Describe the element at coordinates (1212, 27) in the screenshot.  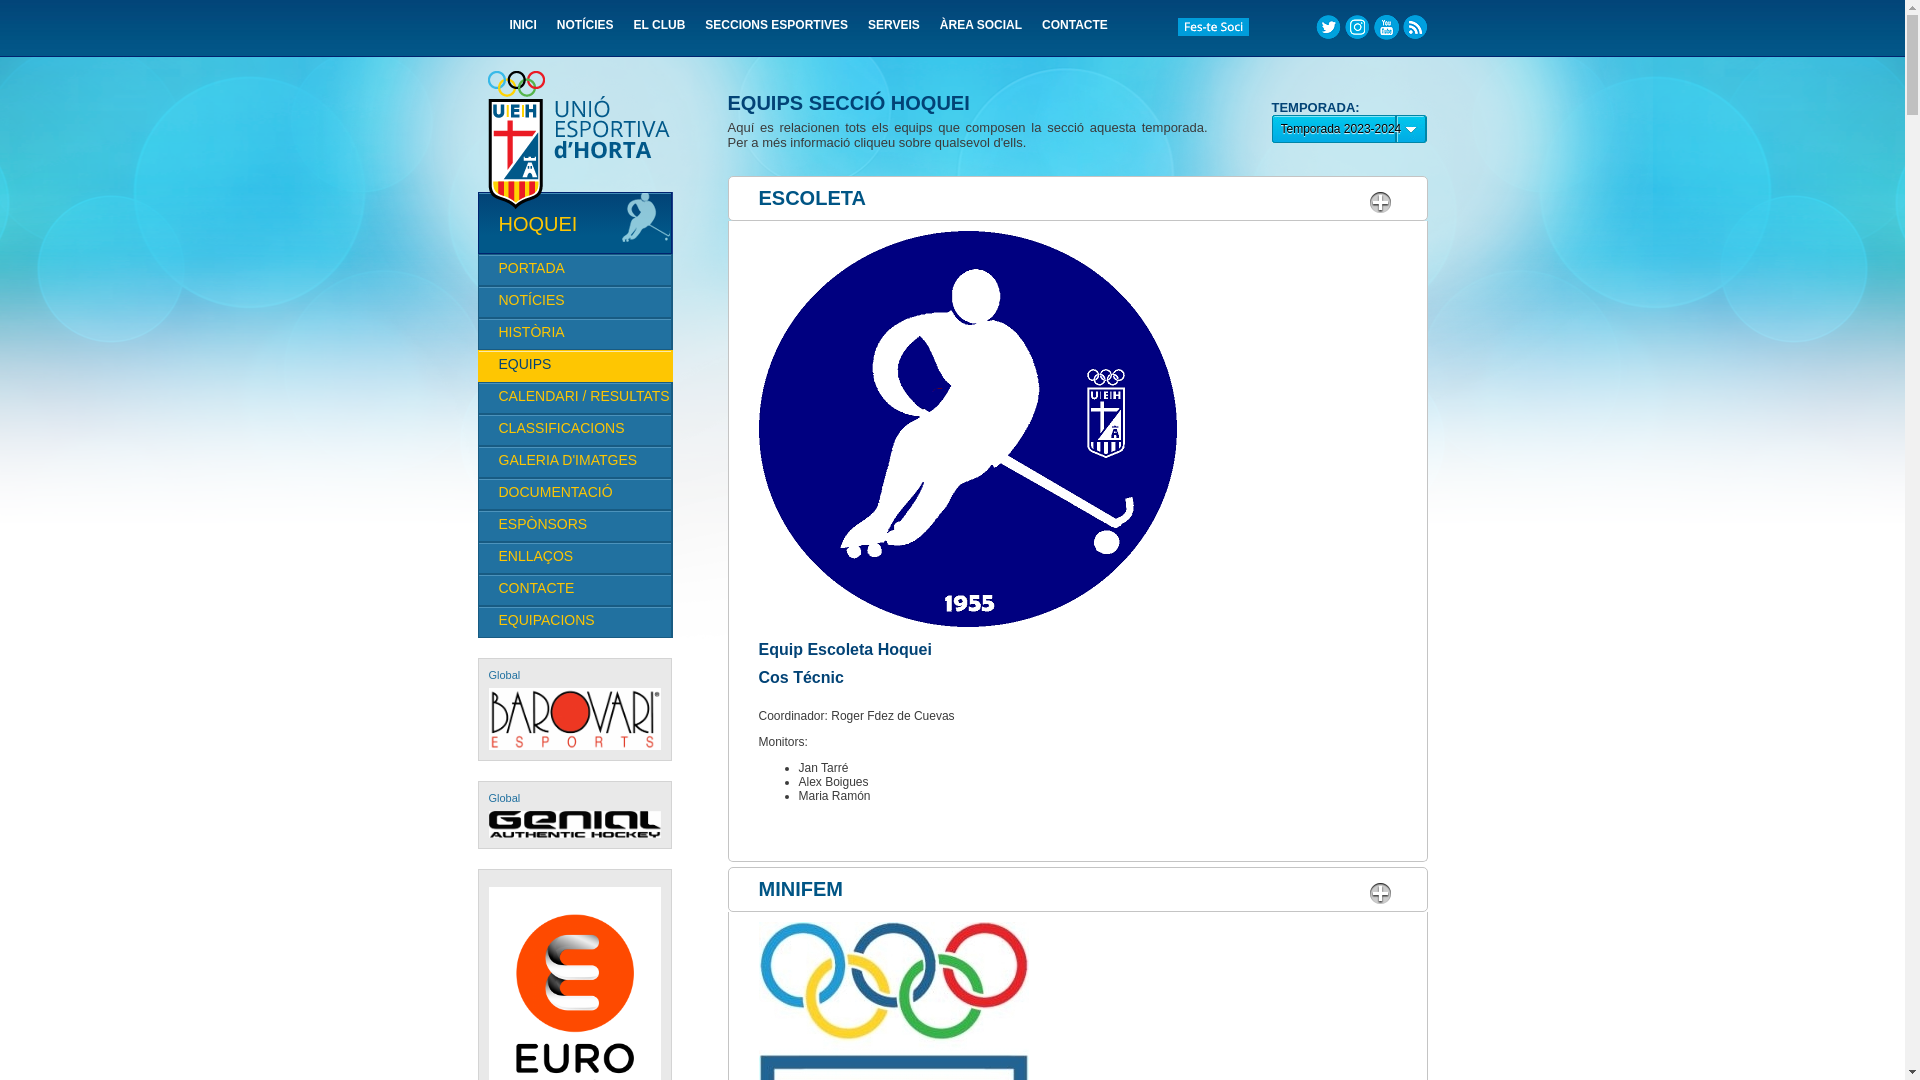
I see `'Fes-te soci'` at that location.